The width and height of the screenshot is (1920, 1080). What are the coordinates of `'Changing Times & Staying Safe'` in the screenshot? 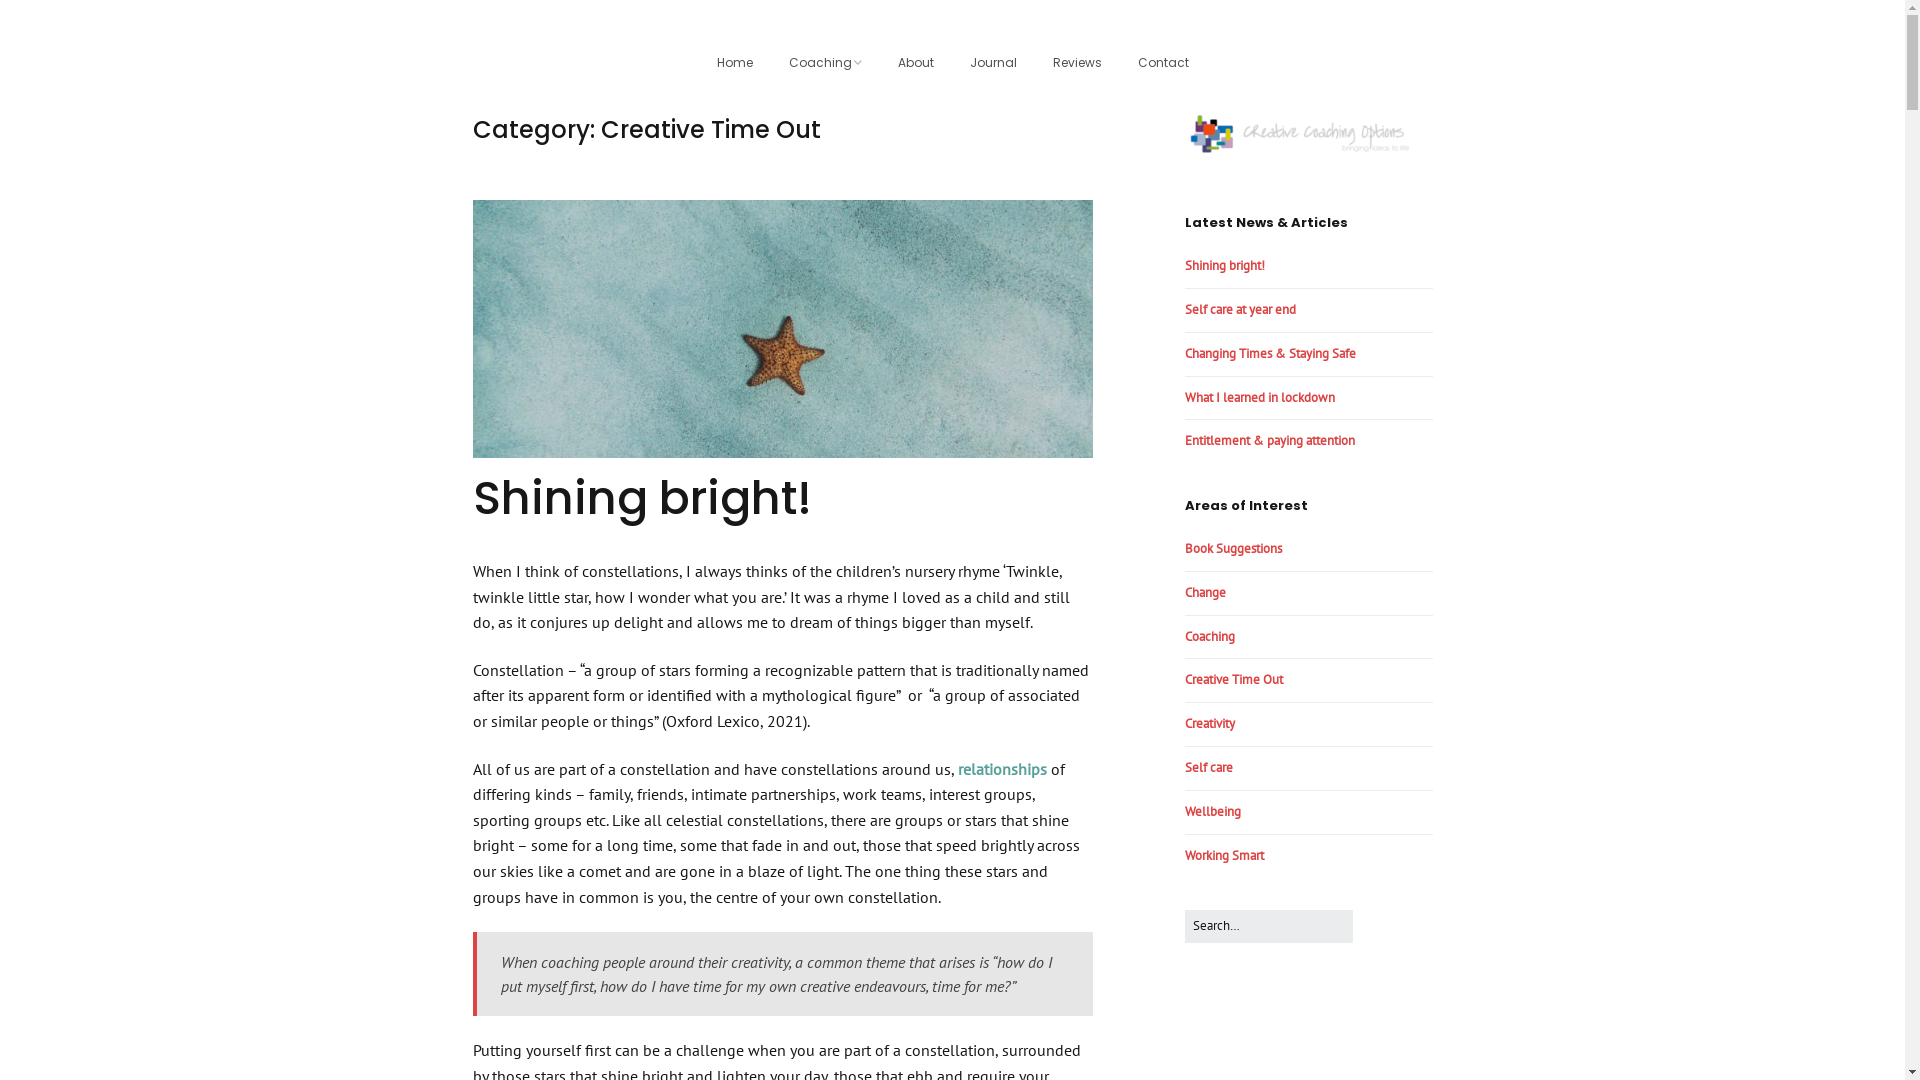 It's located at (1268, 352).